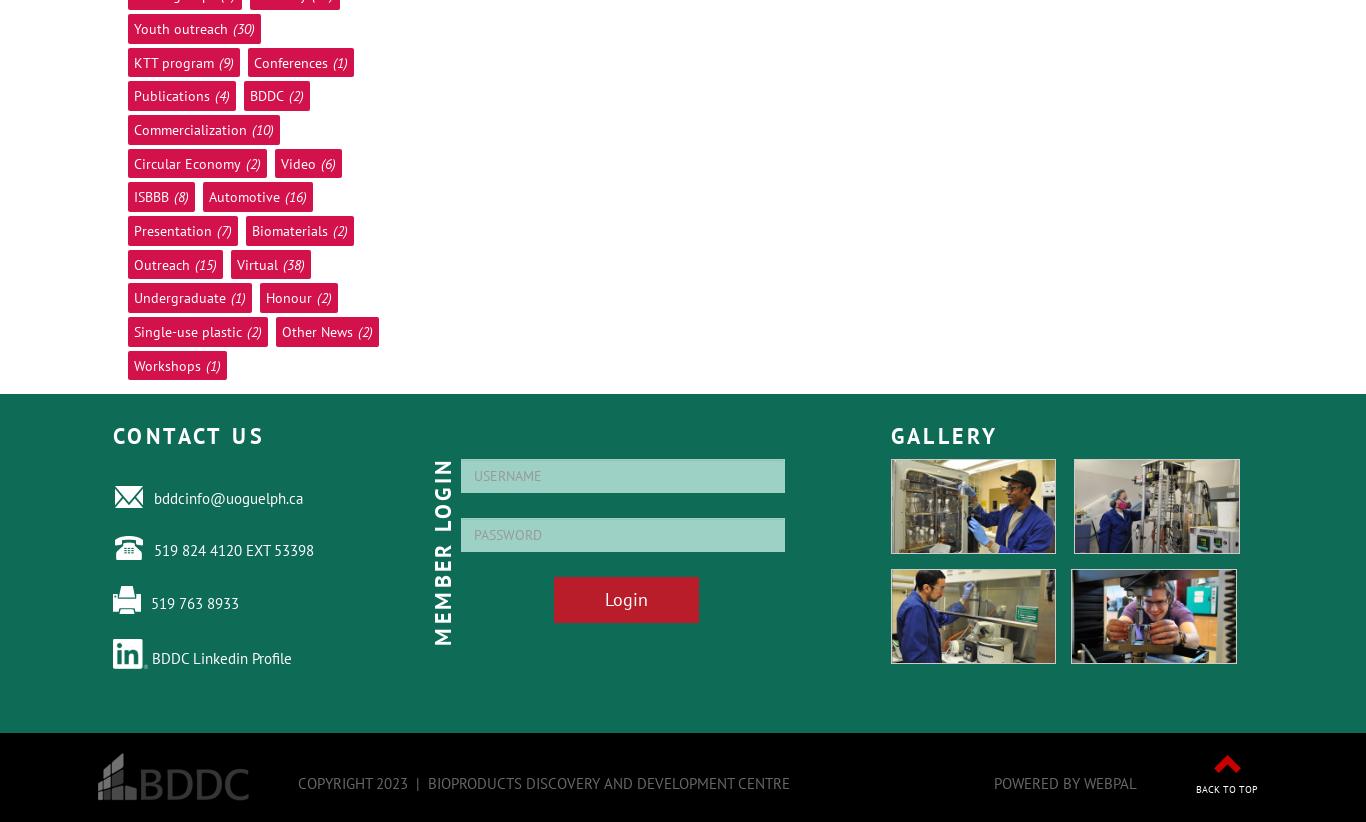 This screenshot has width=1366, height=822. What do you see at coordinates (217, 61) in the screenshot?
I see `'(9)'` at bounding box center [217, 61].